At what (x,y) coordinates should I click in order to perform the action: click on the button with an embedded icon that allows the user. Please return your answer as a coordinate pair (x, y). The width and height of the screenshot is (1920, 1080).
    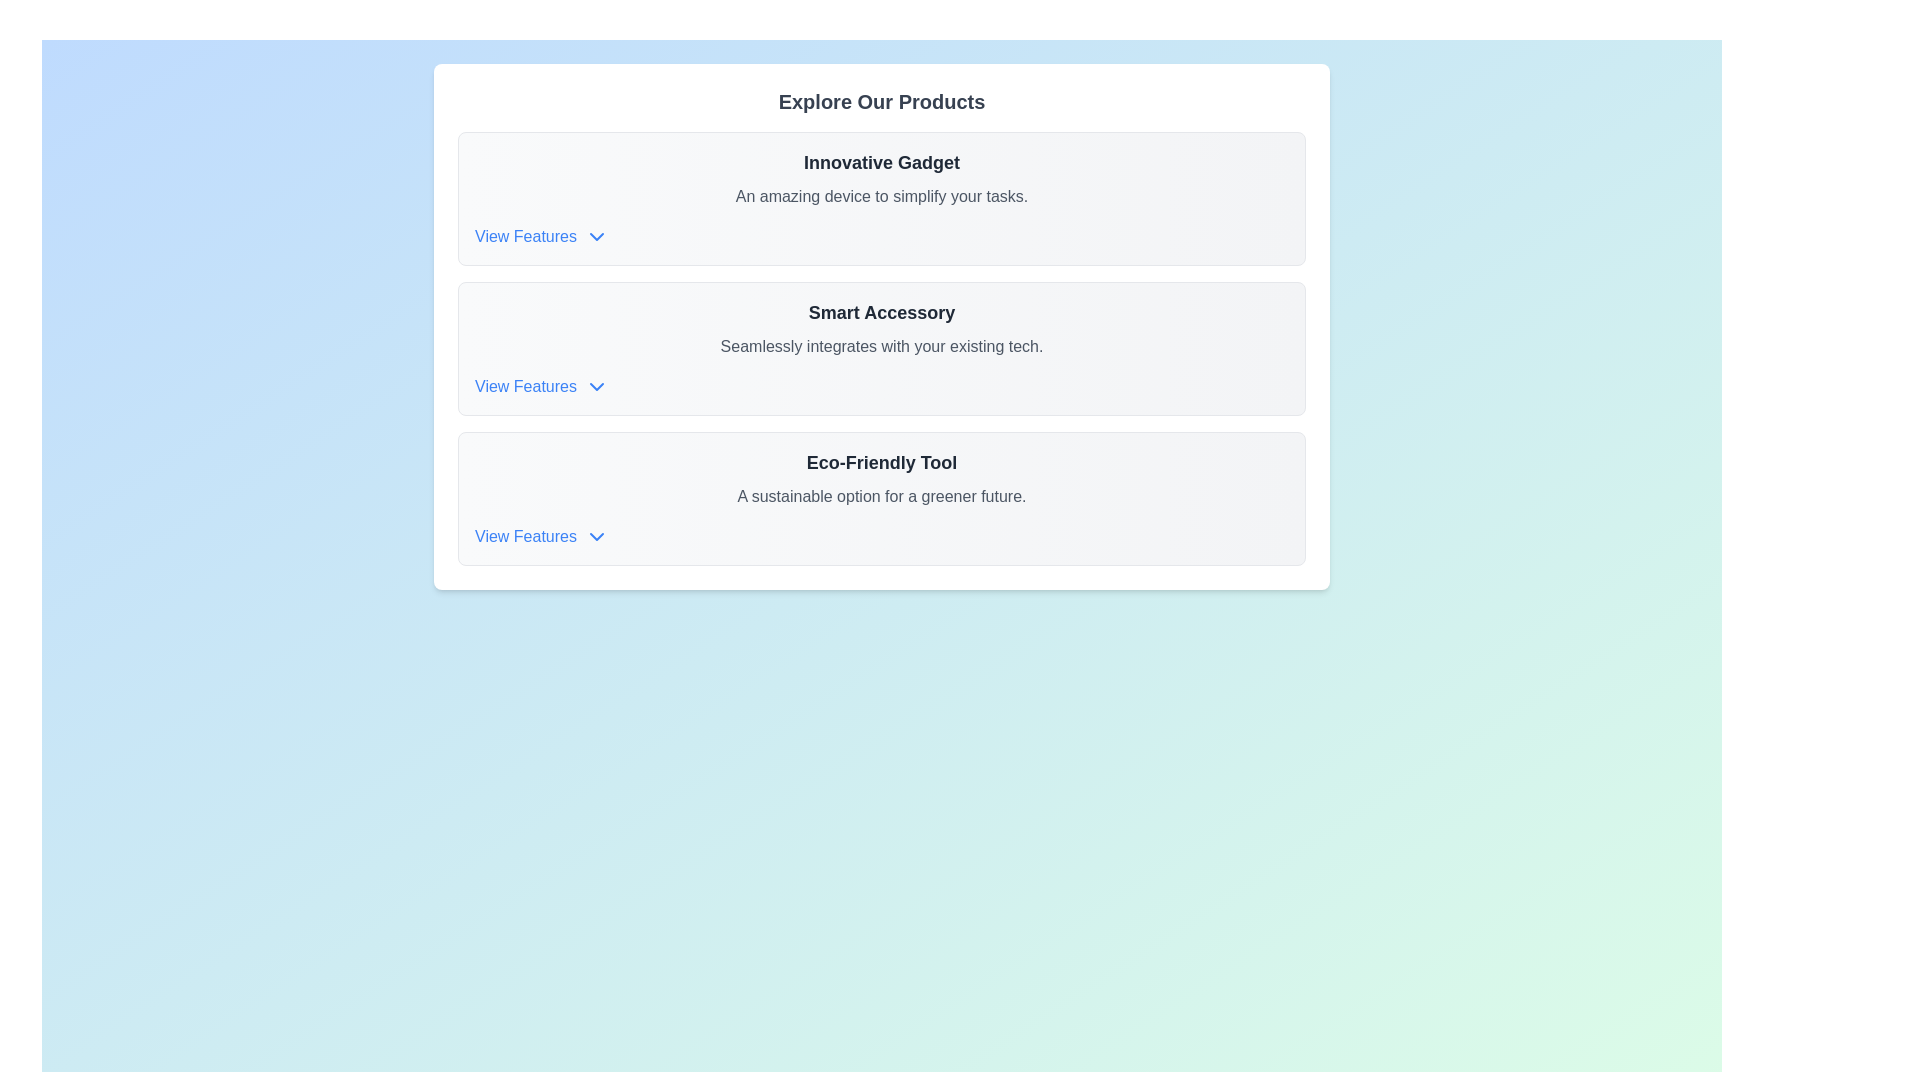
    Looking at the image, I should click on (542, 235).